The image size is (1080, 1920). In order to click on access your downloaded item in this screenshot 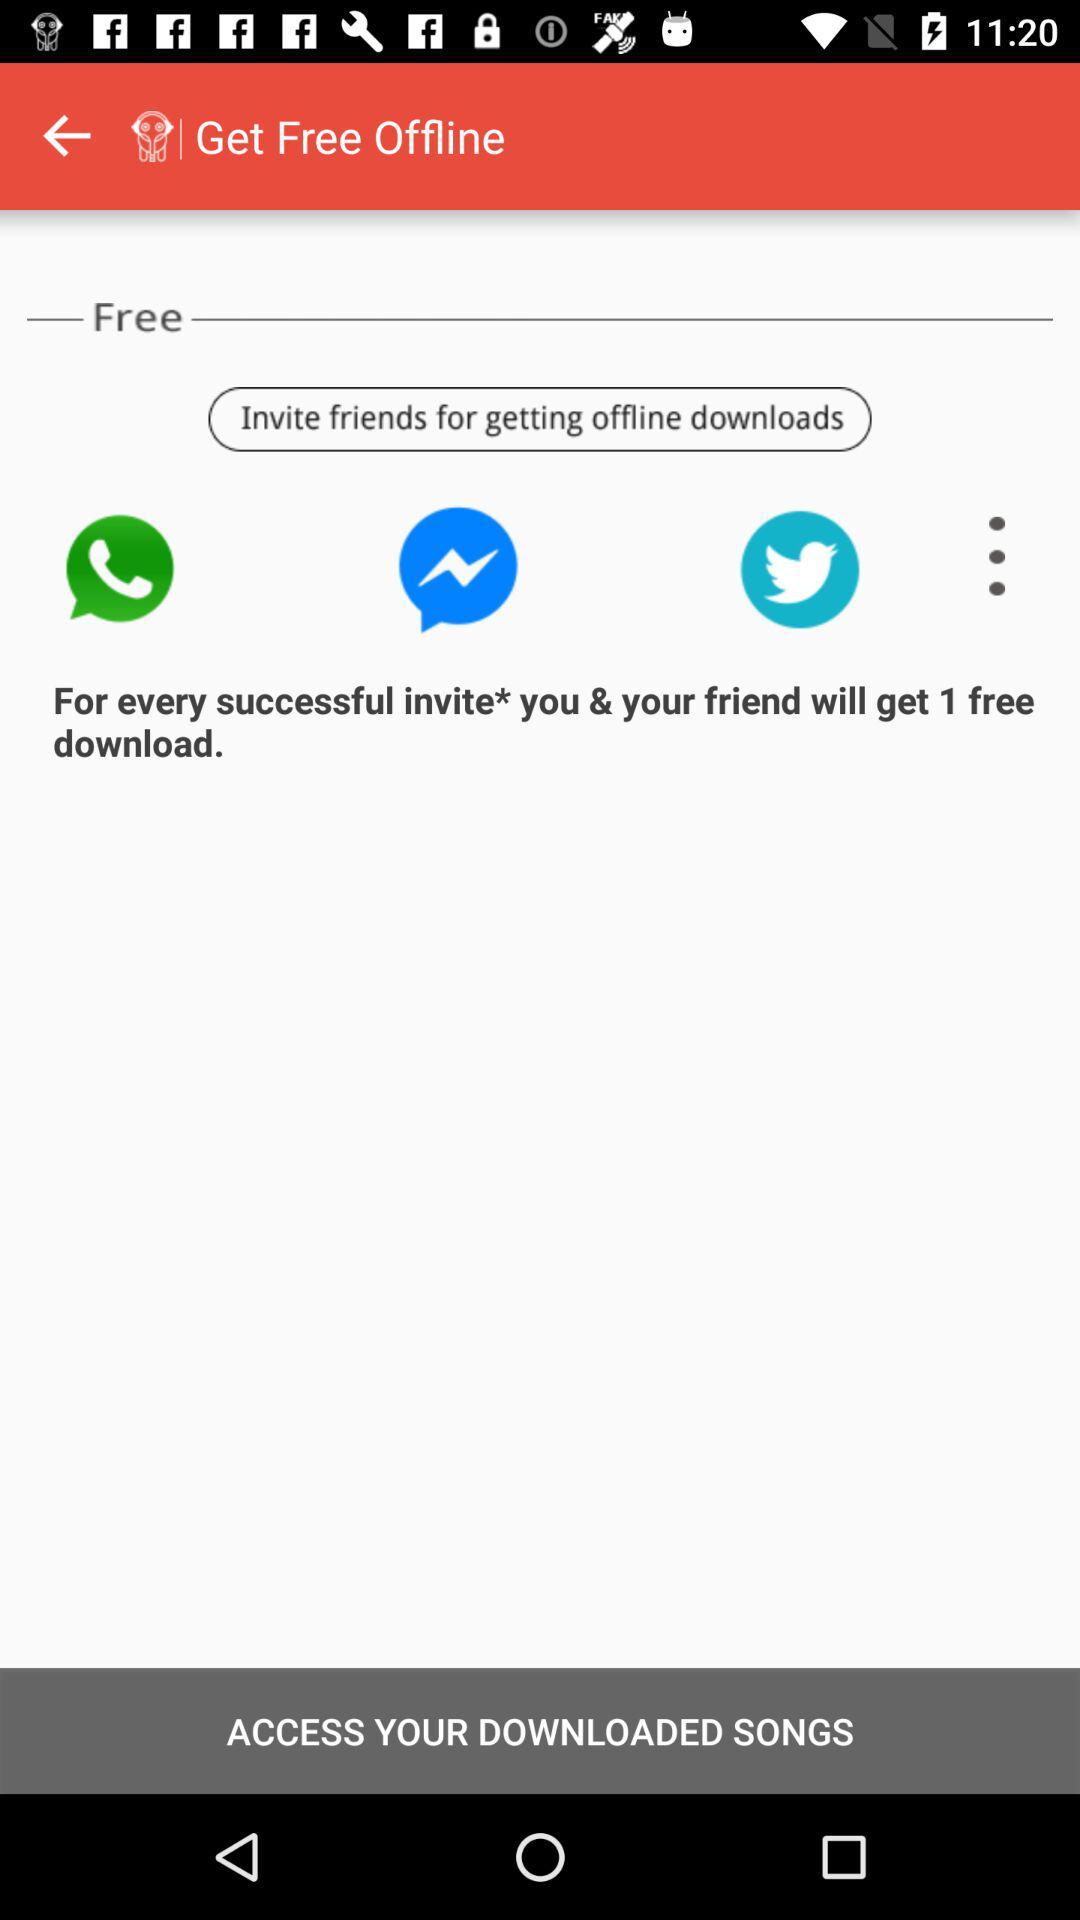, I will do `click(540, 1730)`.